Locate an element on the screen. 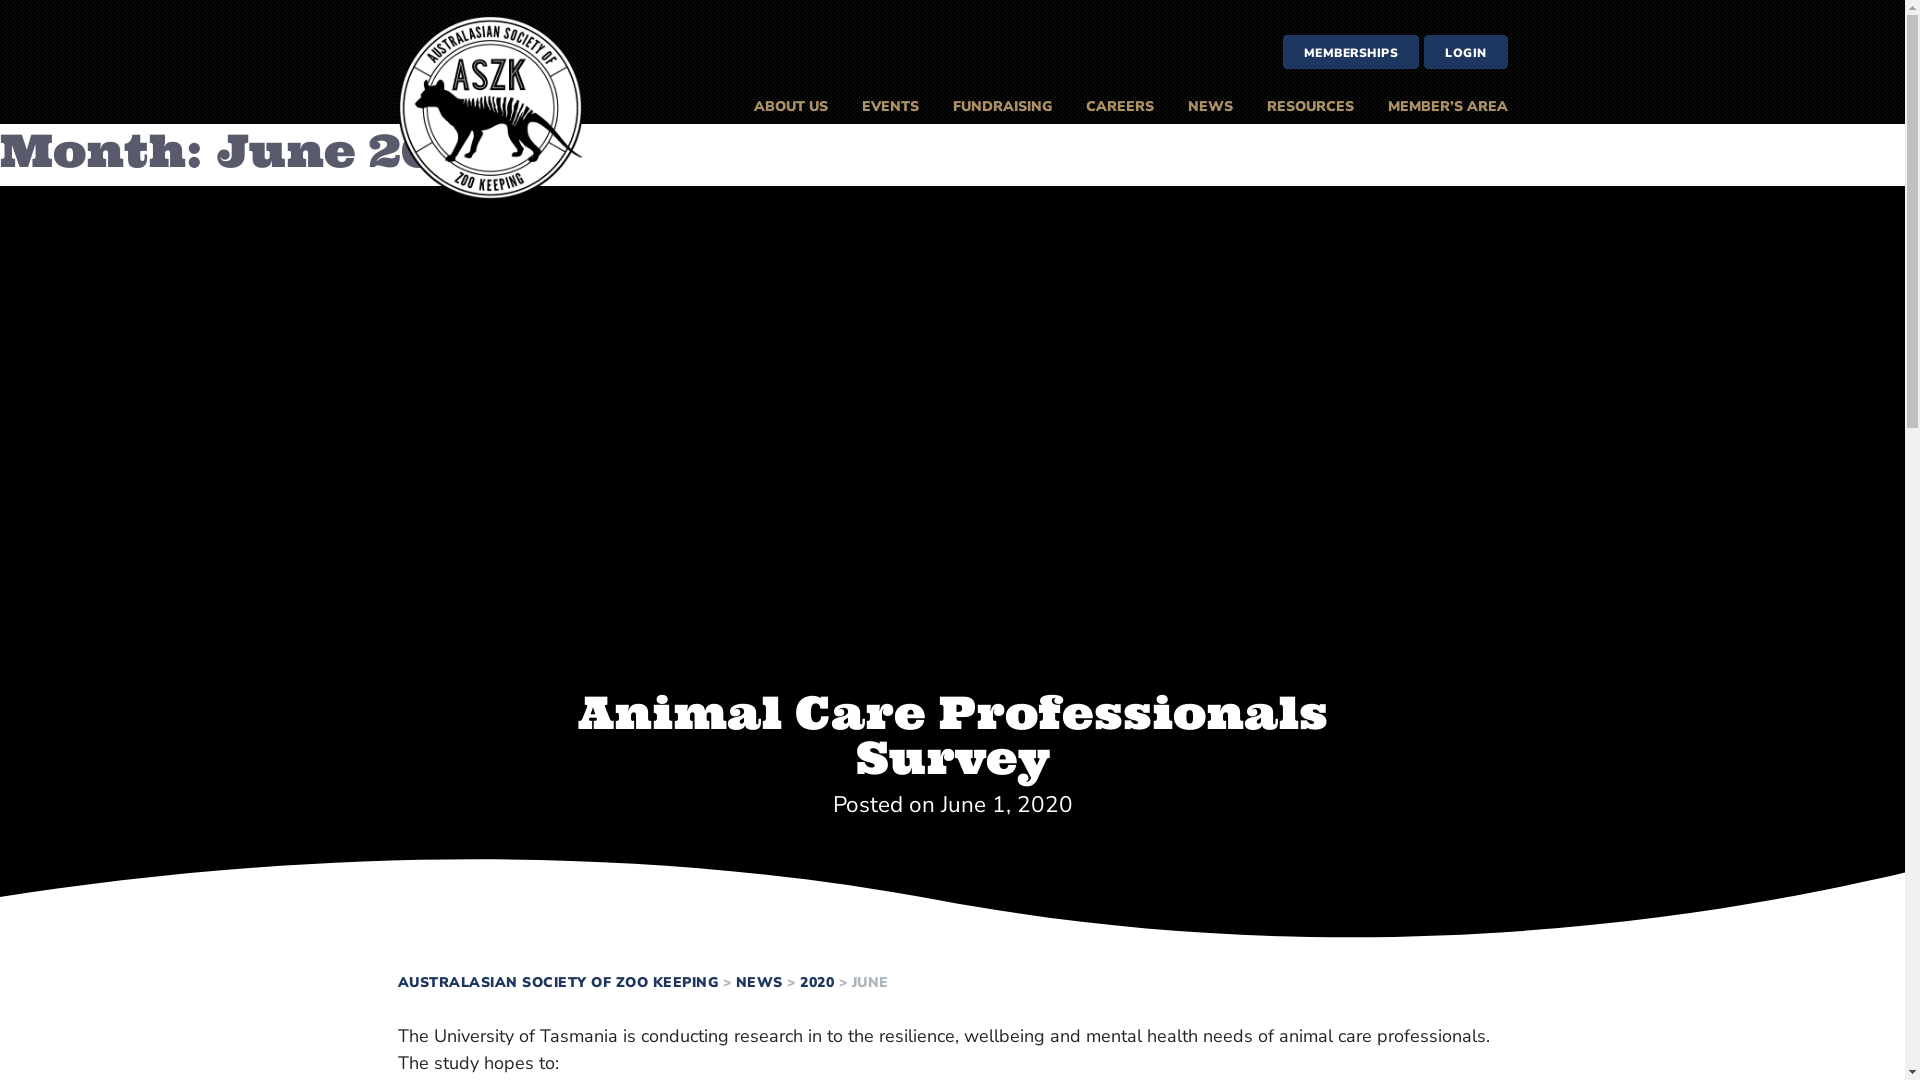 The width and height of the screenshot is (1920, 1080). 'EVENTS' is located at coordinates (845, 107).